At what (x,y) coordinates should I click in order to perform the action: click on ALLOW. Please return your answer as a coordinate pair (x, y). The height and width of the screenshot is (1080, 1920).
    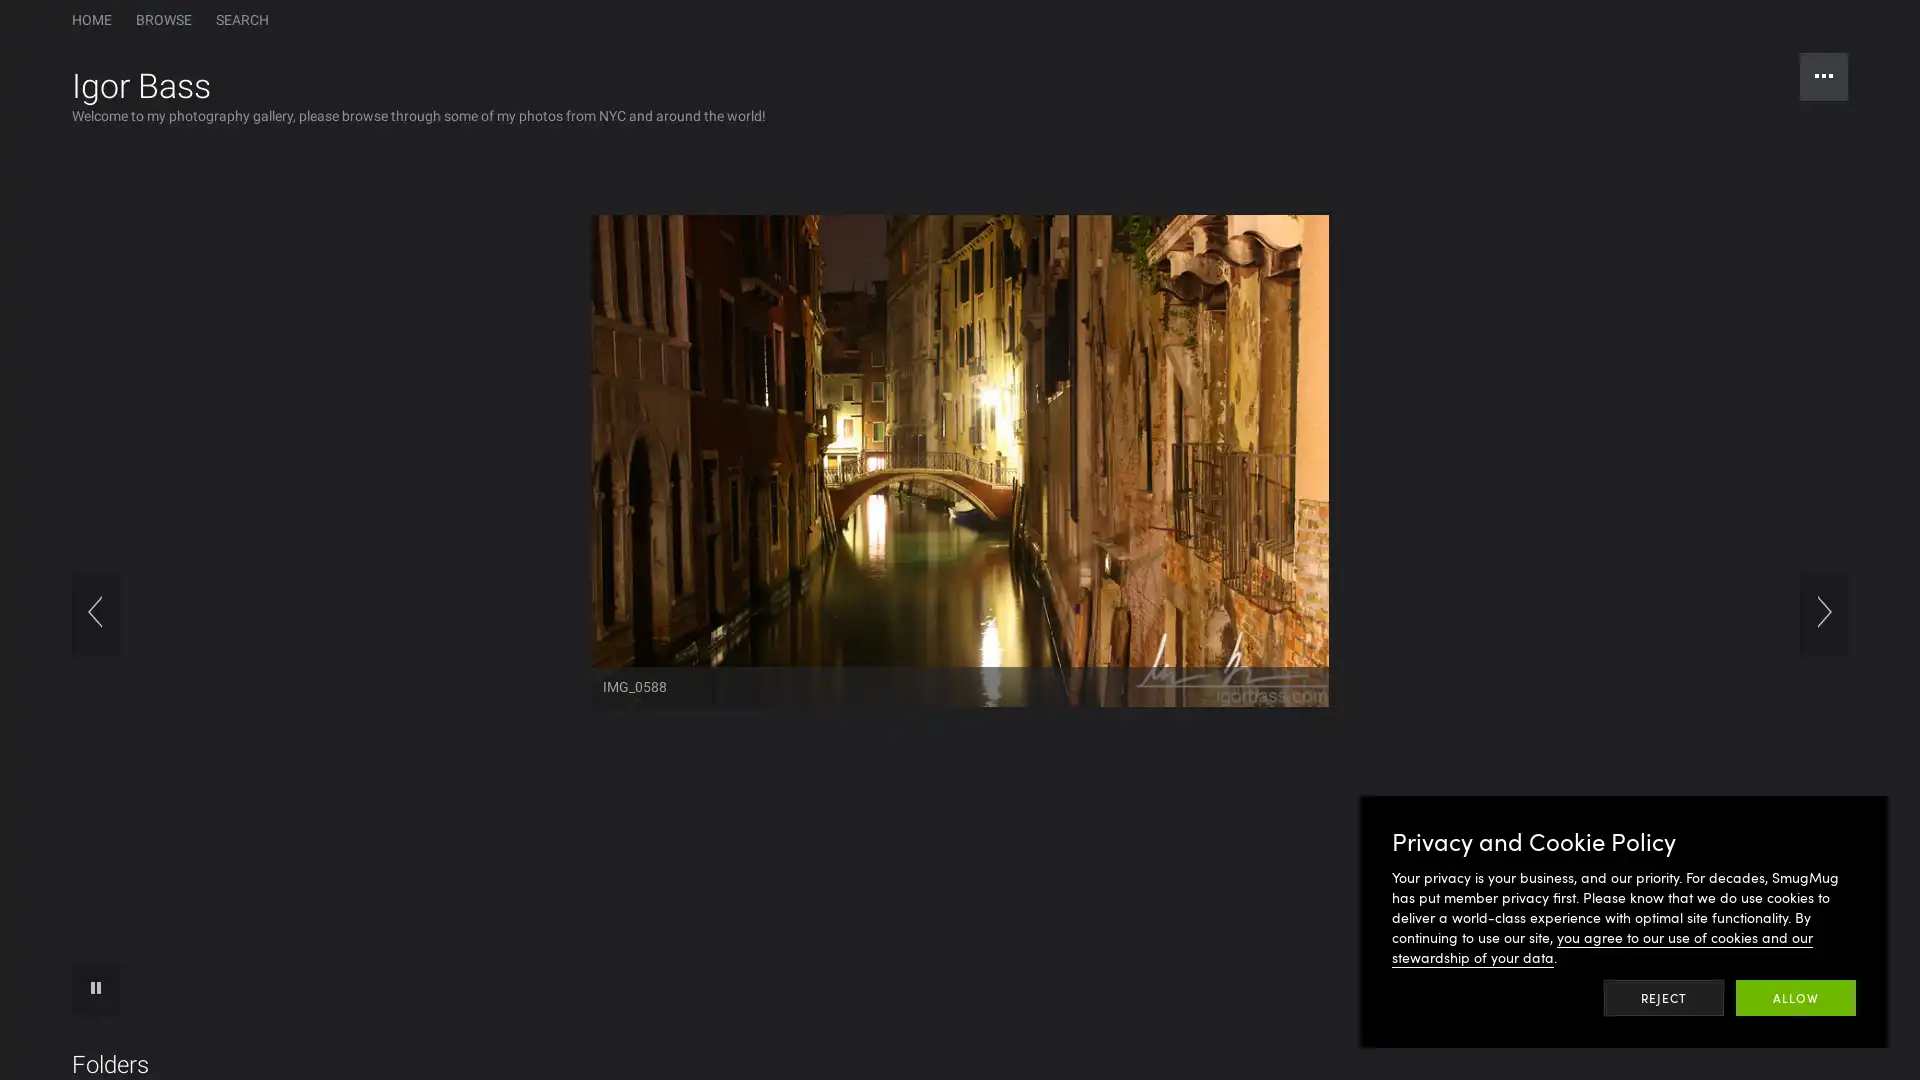
    Looking at the image, I should click on (1795, 998).